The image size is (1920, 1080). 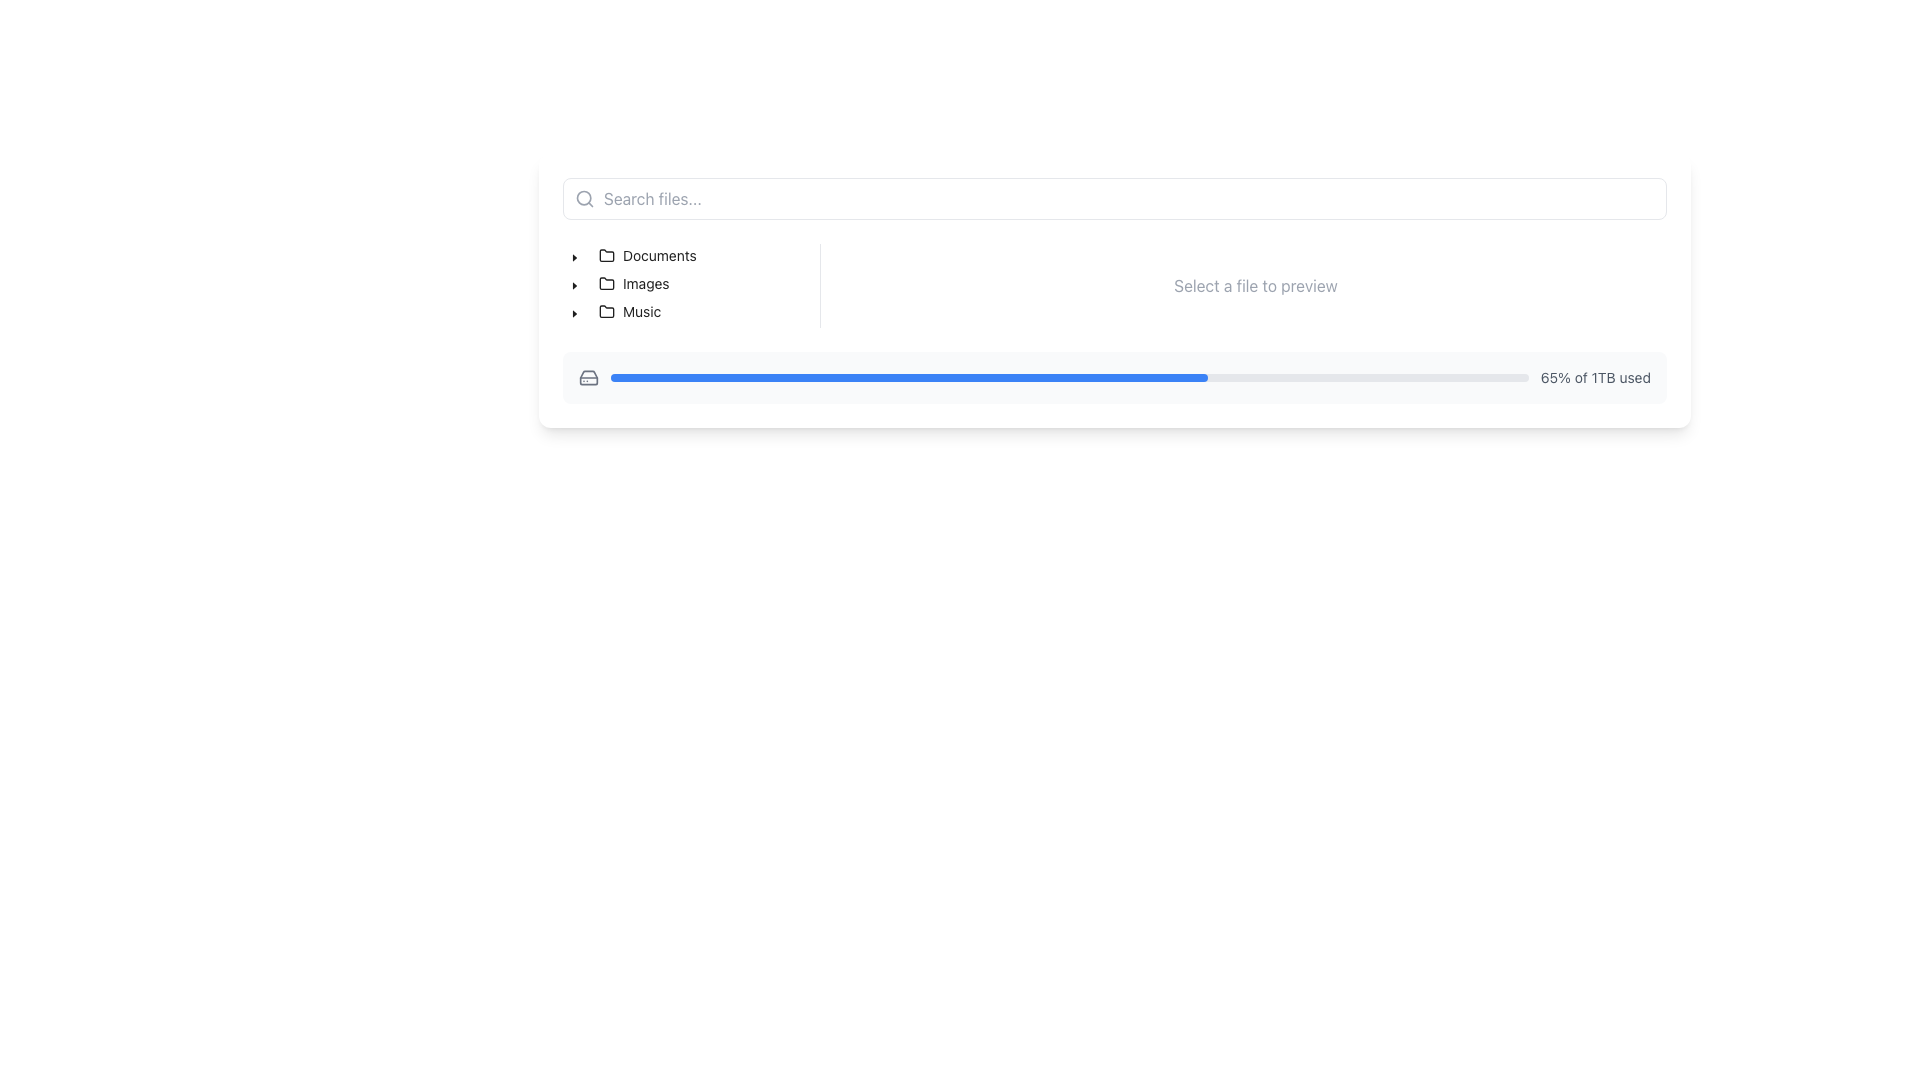 What do you see at coordinates (659, 254) in the screenshot?
I see `the 'Documents' text label` at bounding box center [659, 254].